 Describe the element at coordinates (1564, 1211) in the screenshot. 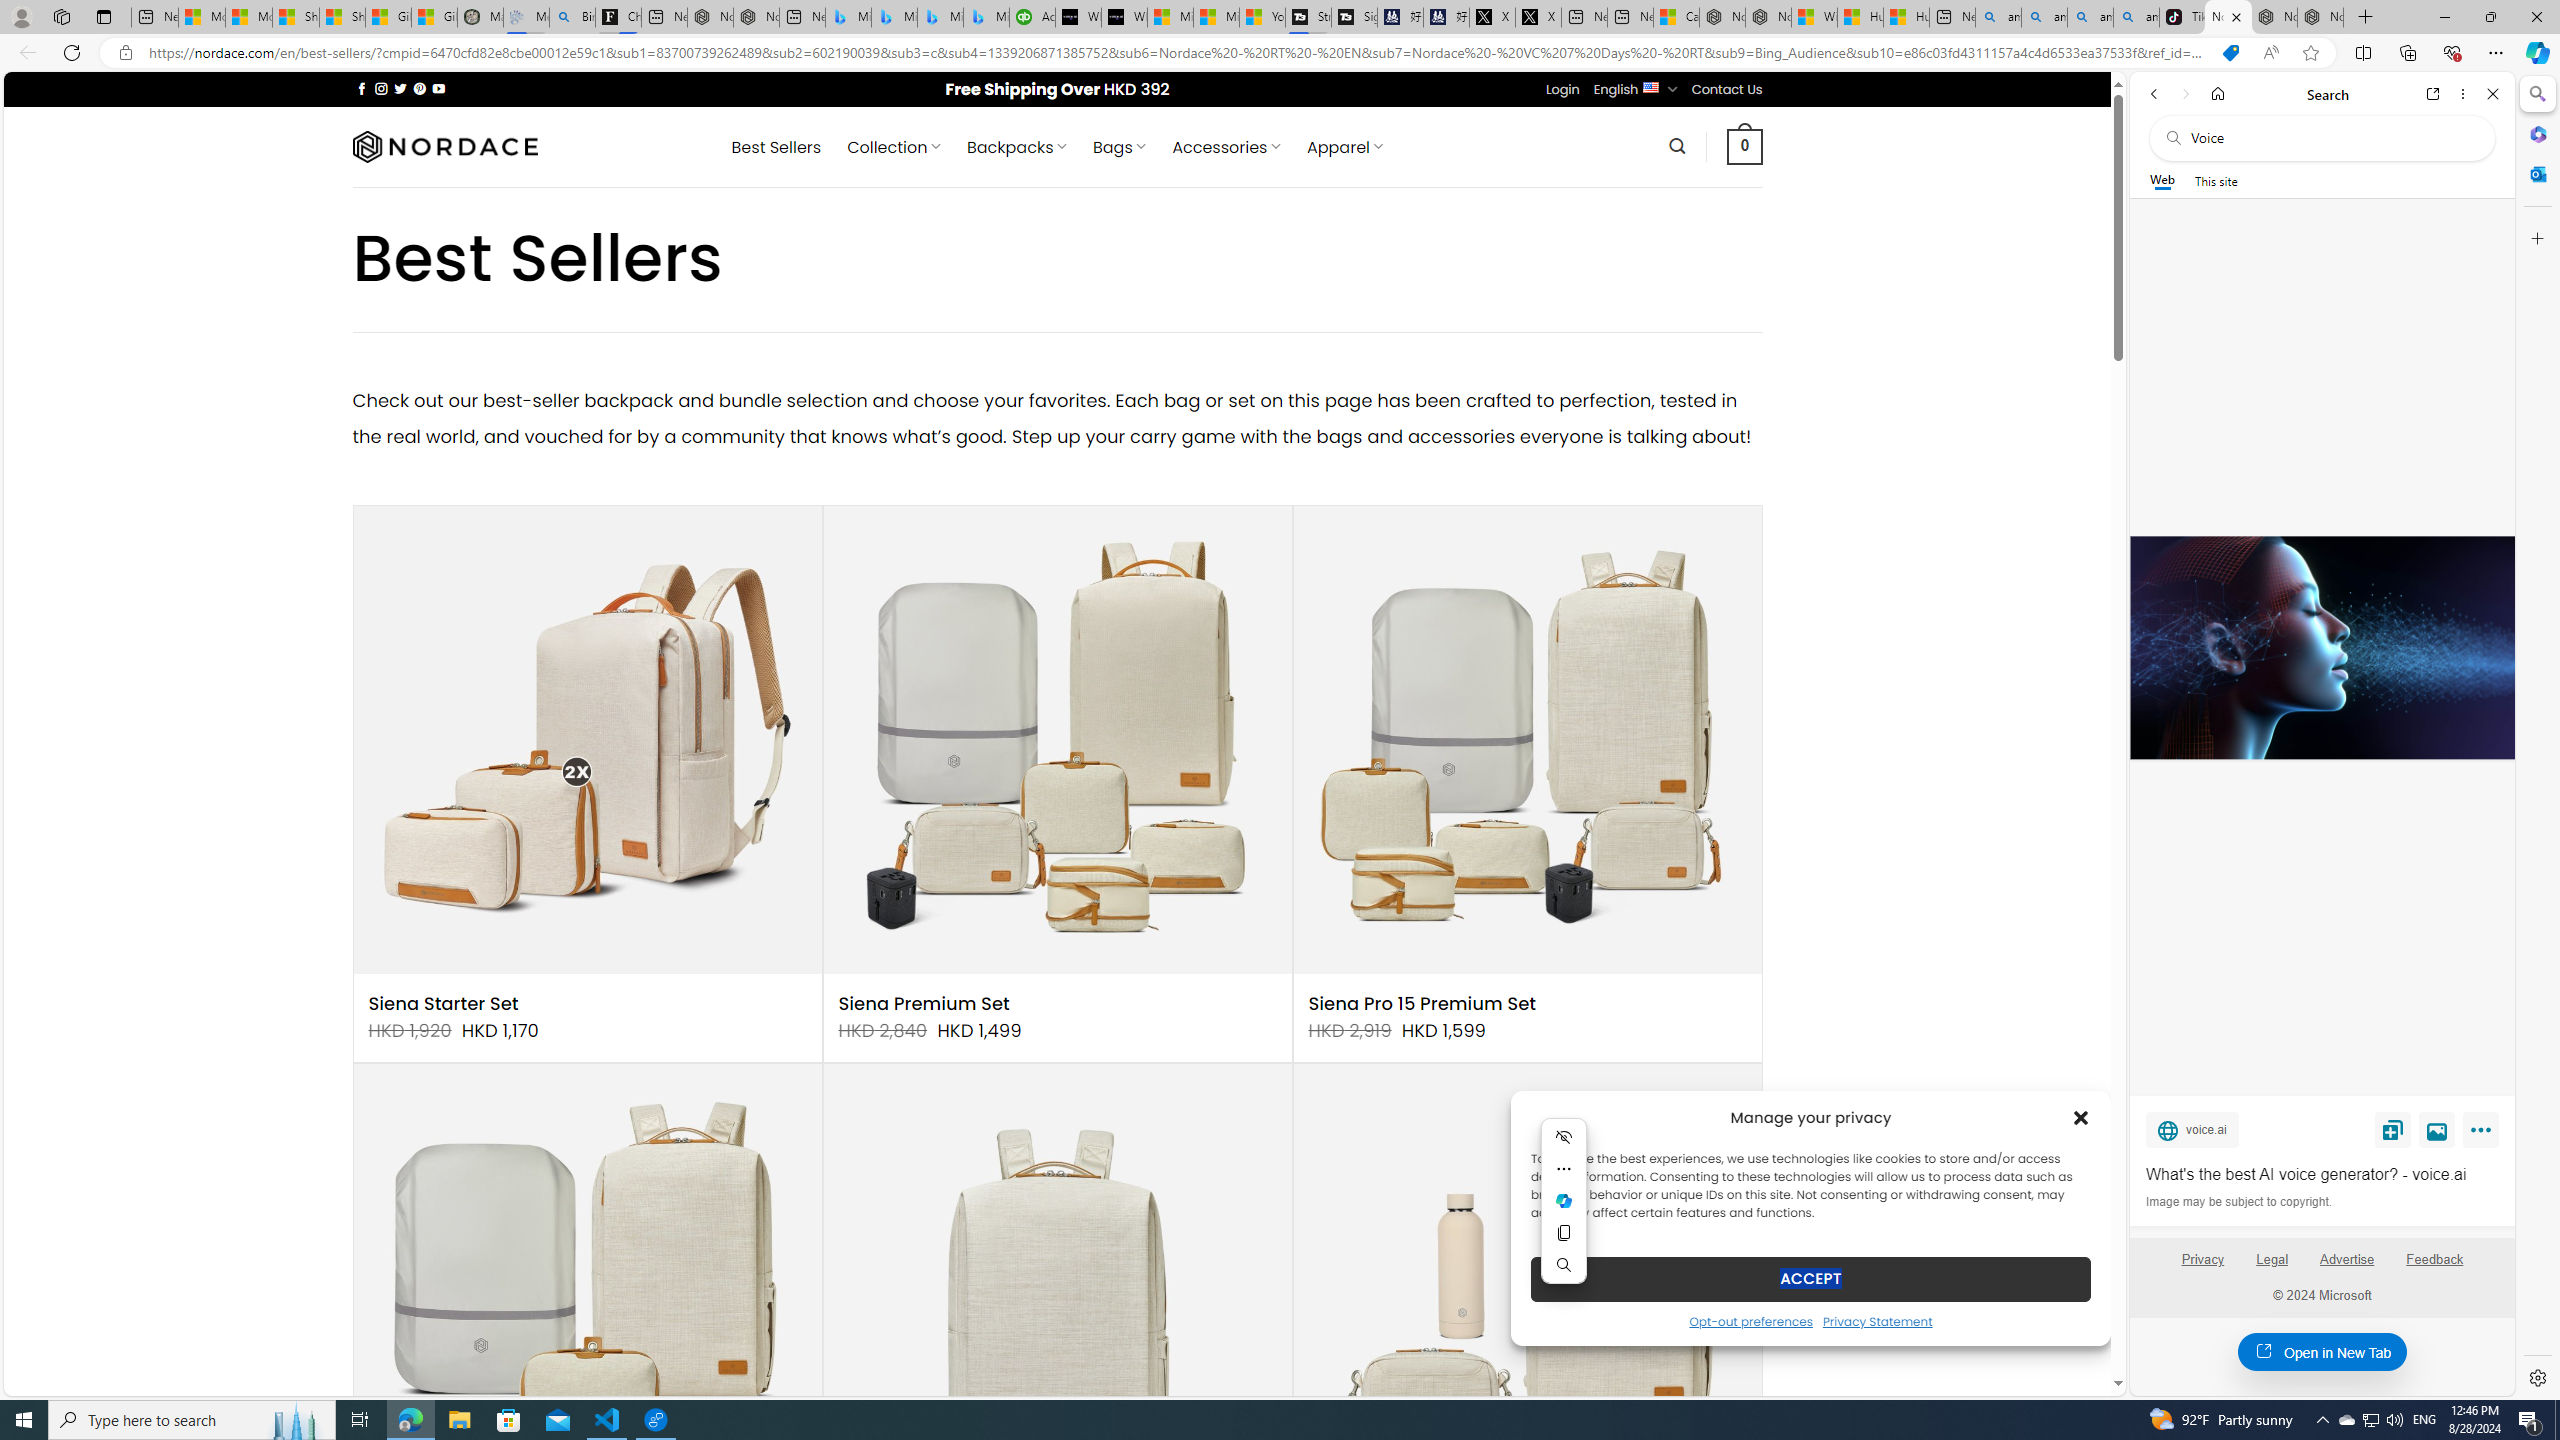

I see `'Mini menu on text selection'` at that location.